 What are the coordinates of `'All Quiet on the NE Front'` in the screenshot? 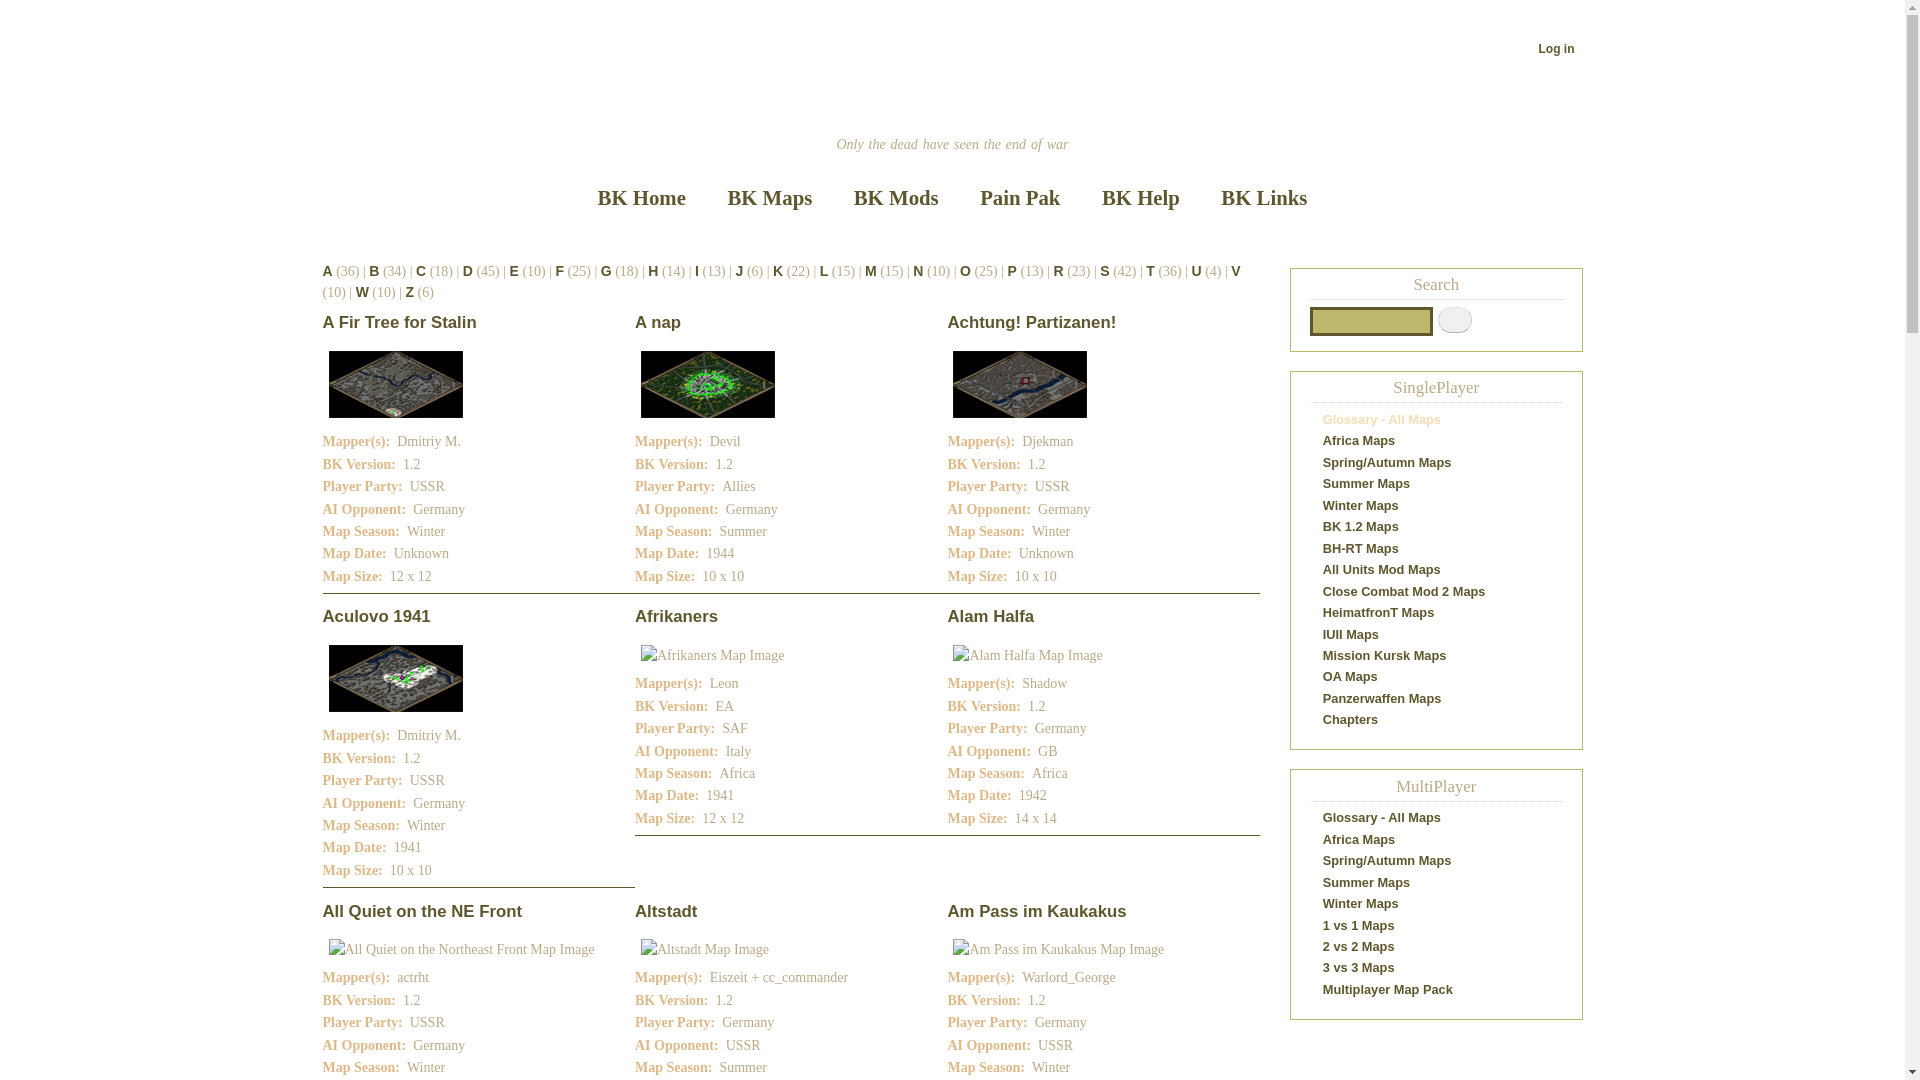 It's located at (421, 911).